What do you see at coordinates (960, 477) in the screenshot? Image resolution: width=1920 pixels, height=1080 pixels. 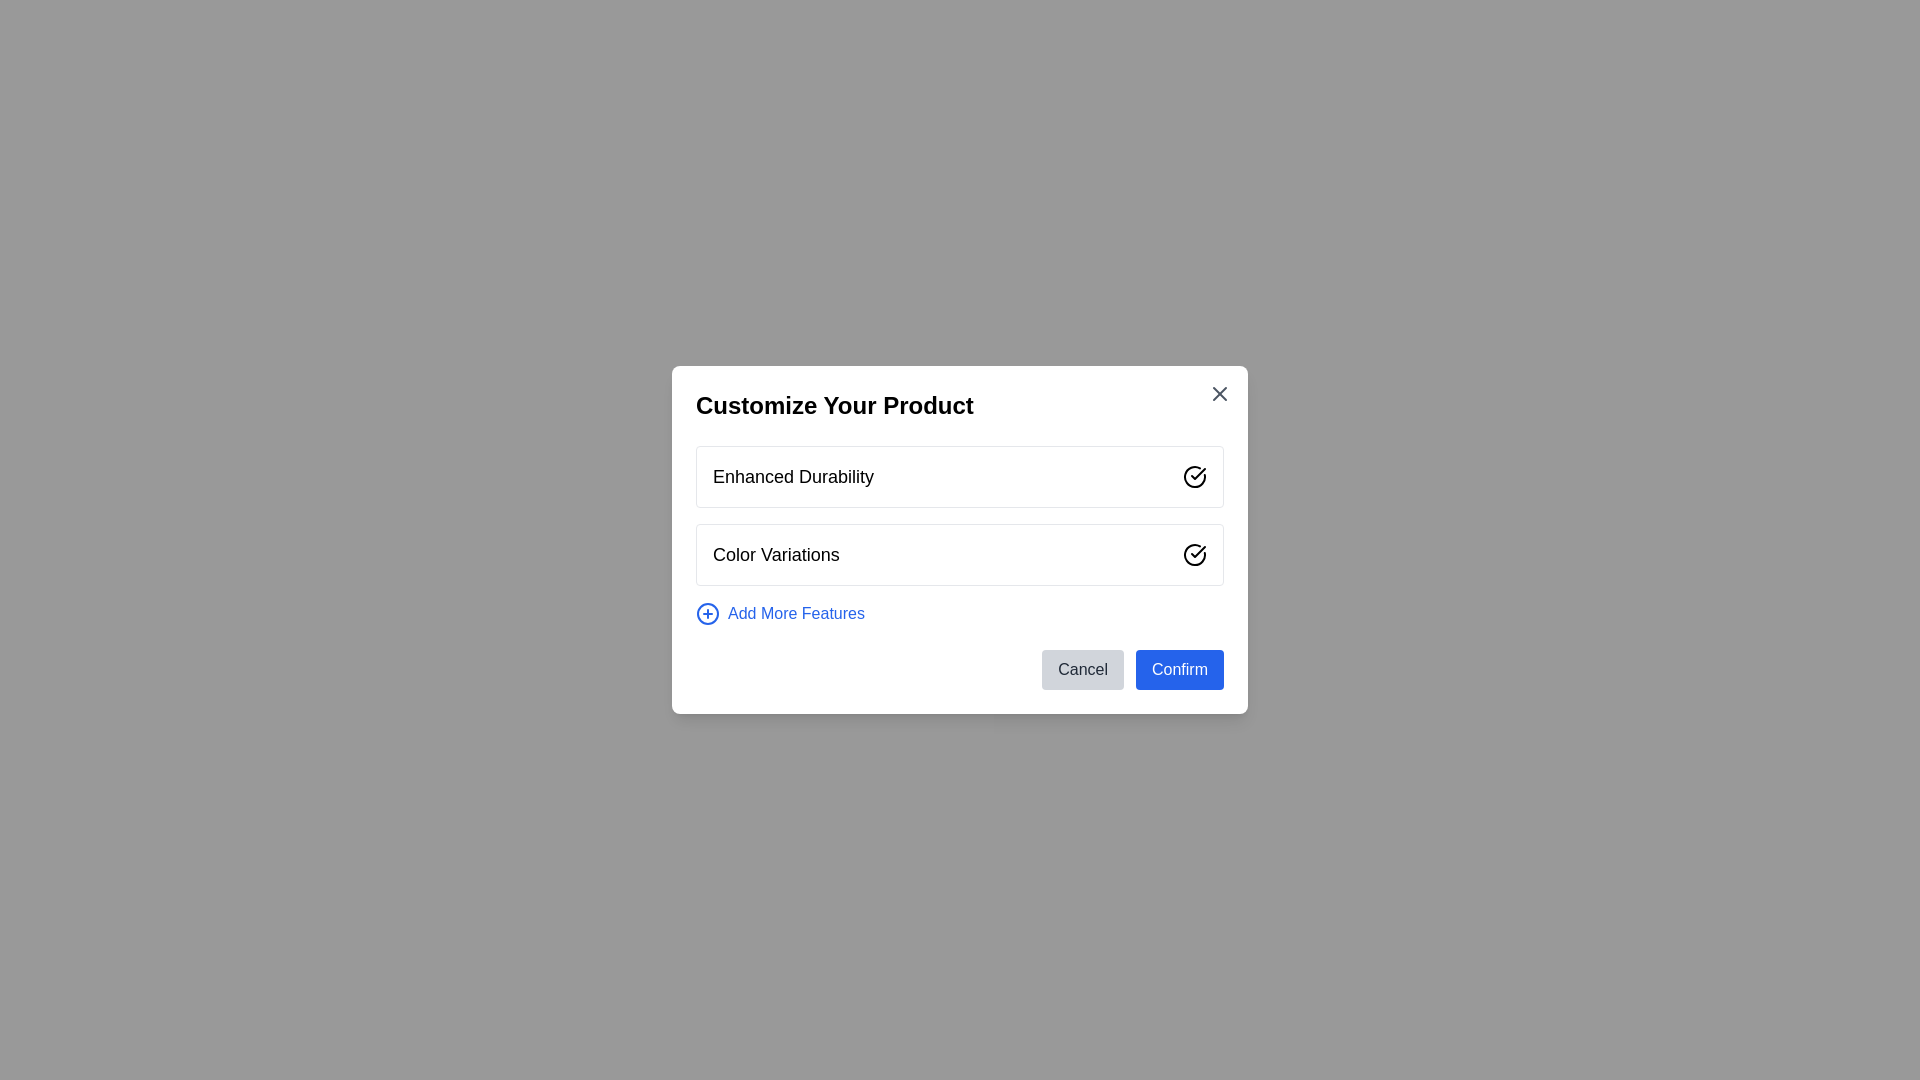 I see `the 'Enhanced Durability' selectable option located in the upper section of a list within a modal dialog box` at bounding box center [960, 477].